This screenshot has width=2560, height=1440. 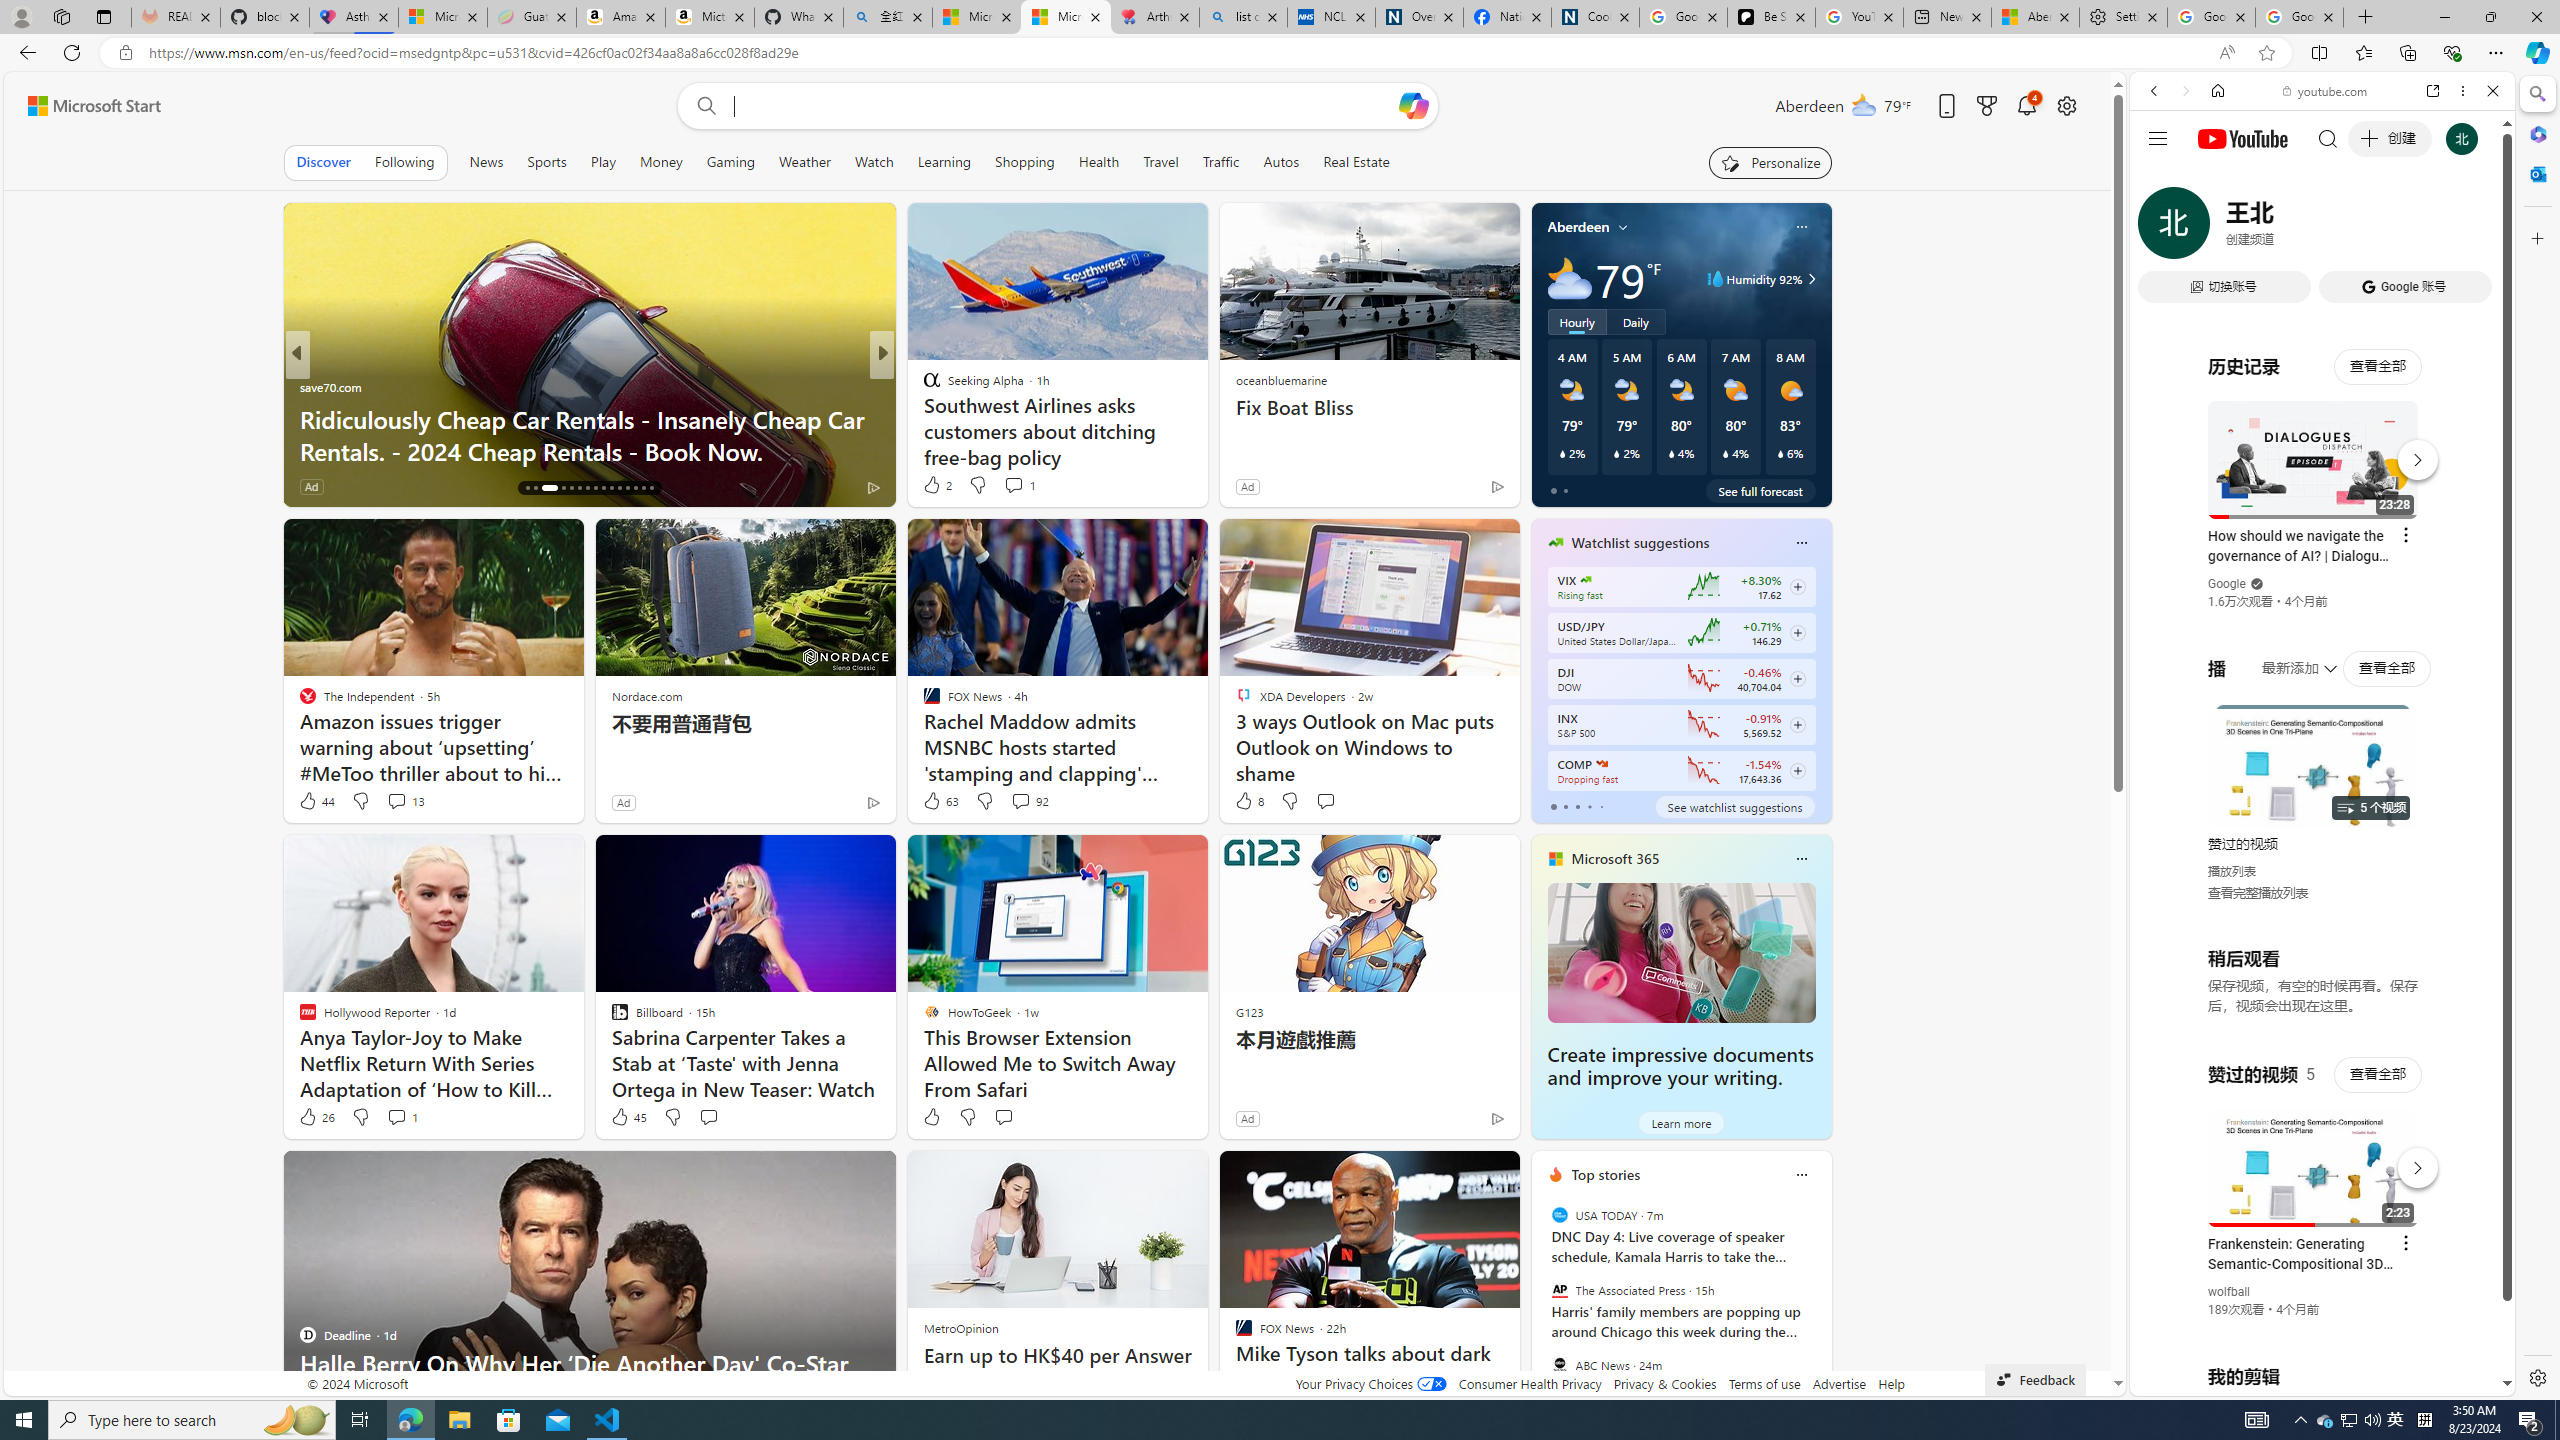 I want to click on 'Aberdeen, Hong Kong SAR hourly forecast | Microsoft Weather', so click(x=2035, y=16).